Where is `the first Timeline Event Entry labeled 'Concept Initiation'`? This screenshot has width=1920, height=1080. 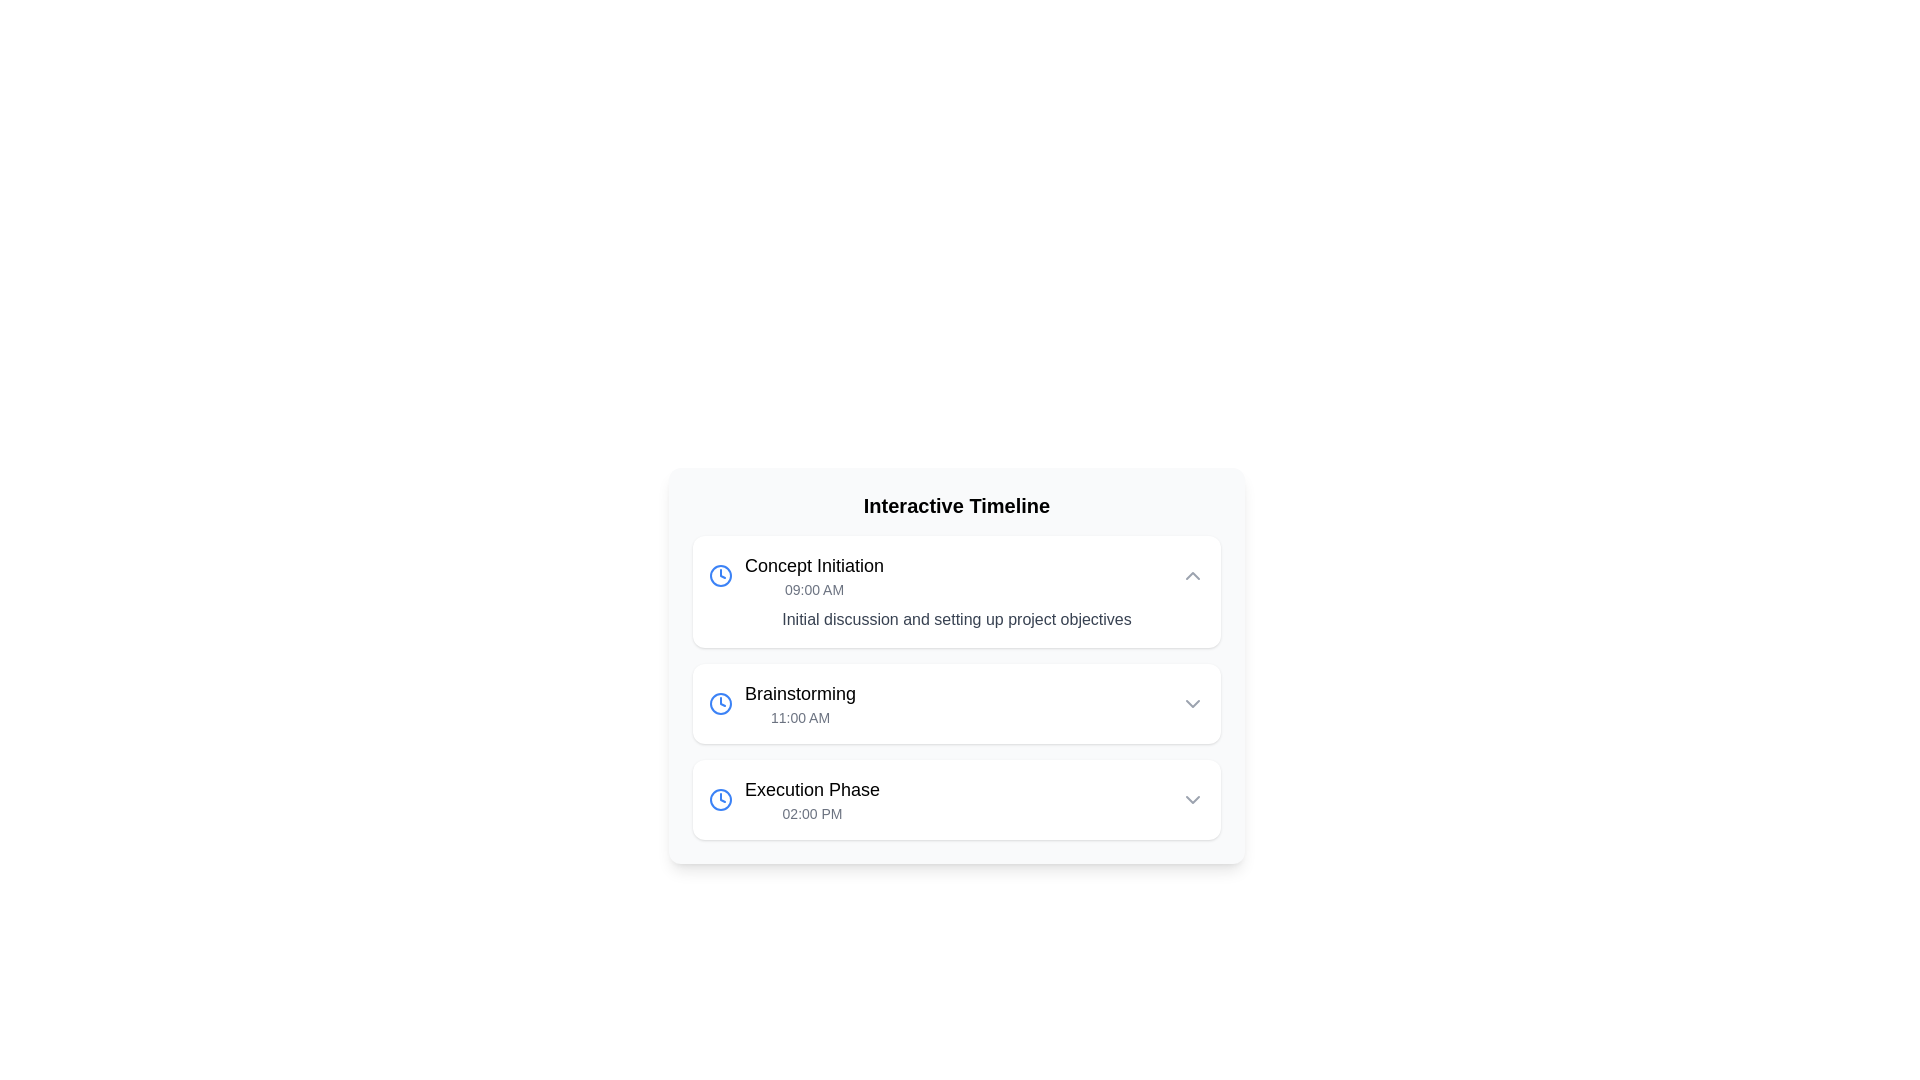
the first Timeline Event Entry labeled 'Concept Initiation' is located at coordinates (955, 575).